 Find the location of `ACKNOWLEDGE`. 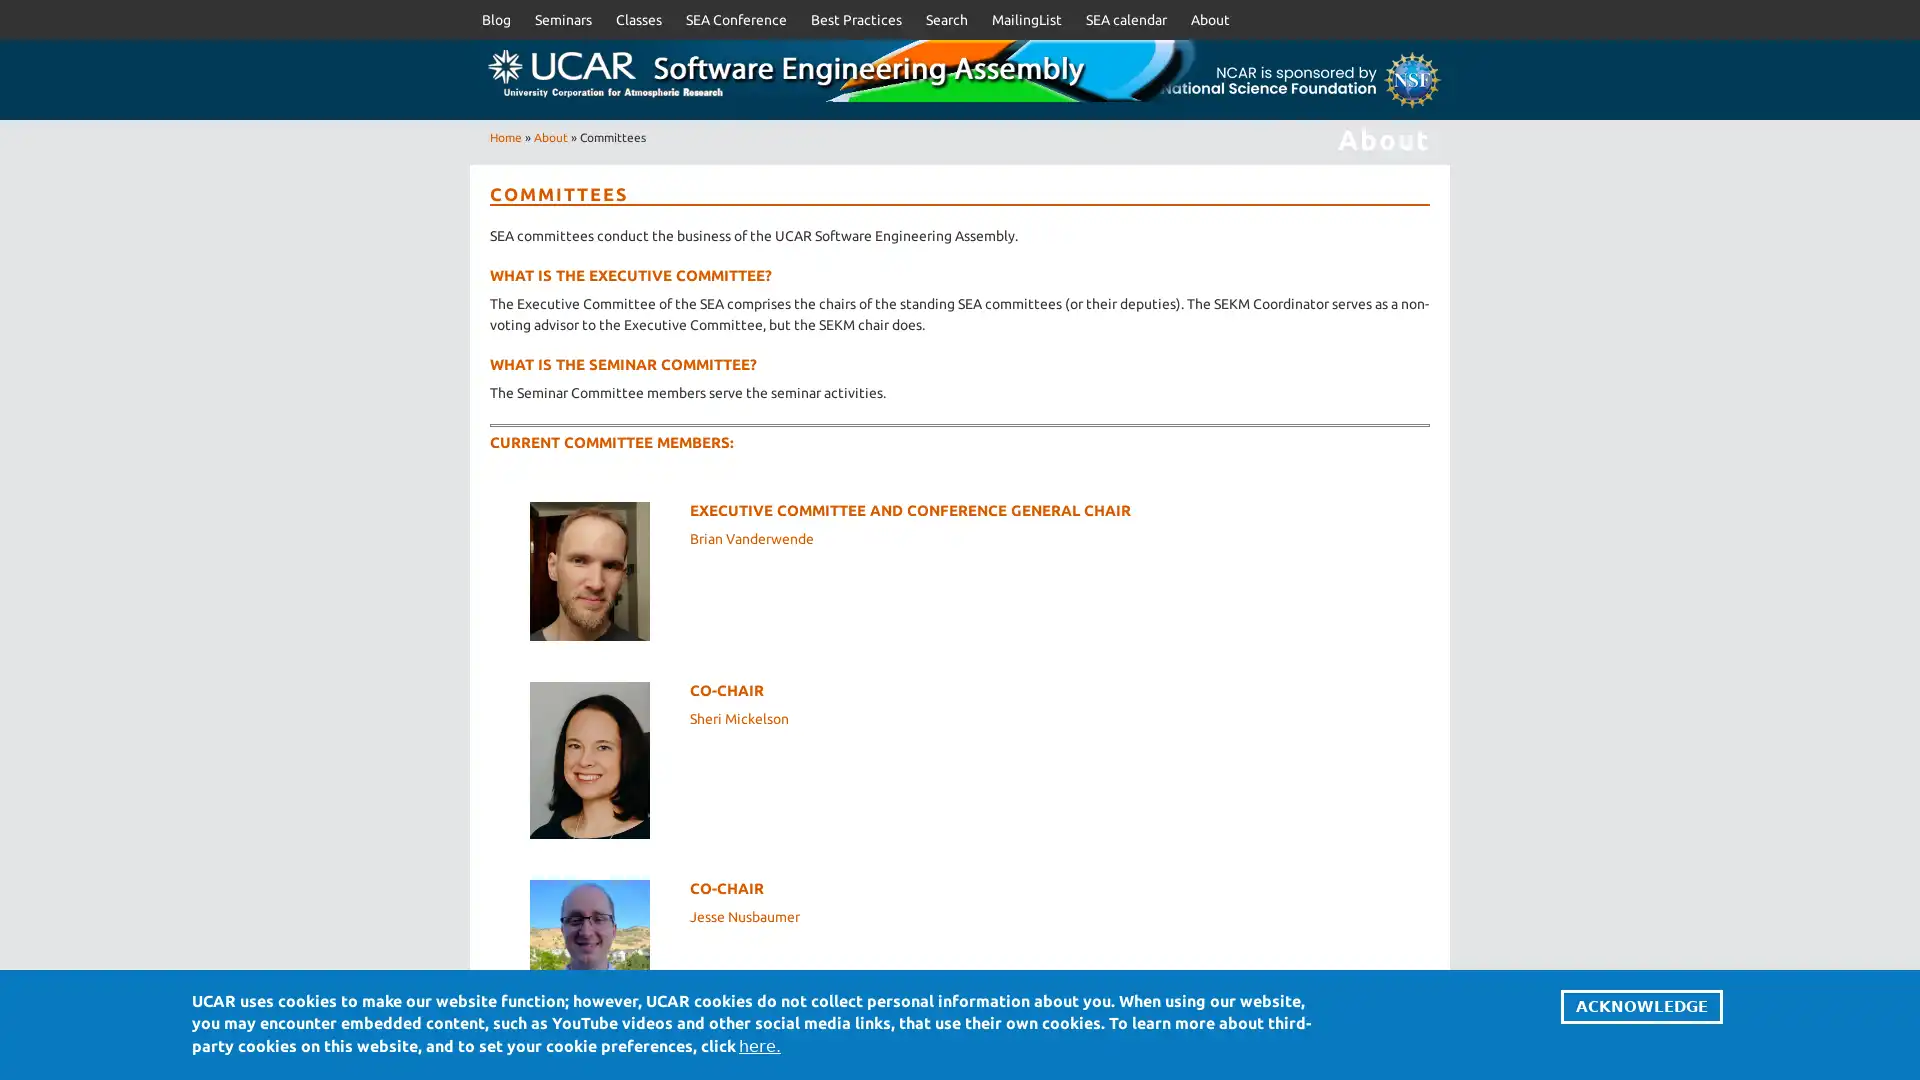

ACKNOWLEDGE is located at coordinates (1641, 1006).